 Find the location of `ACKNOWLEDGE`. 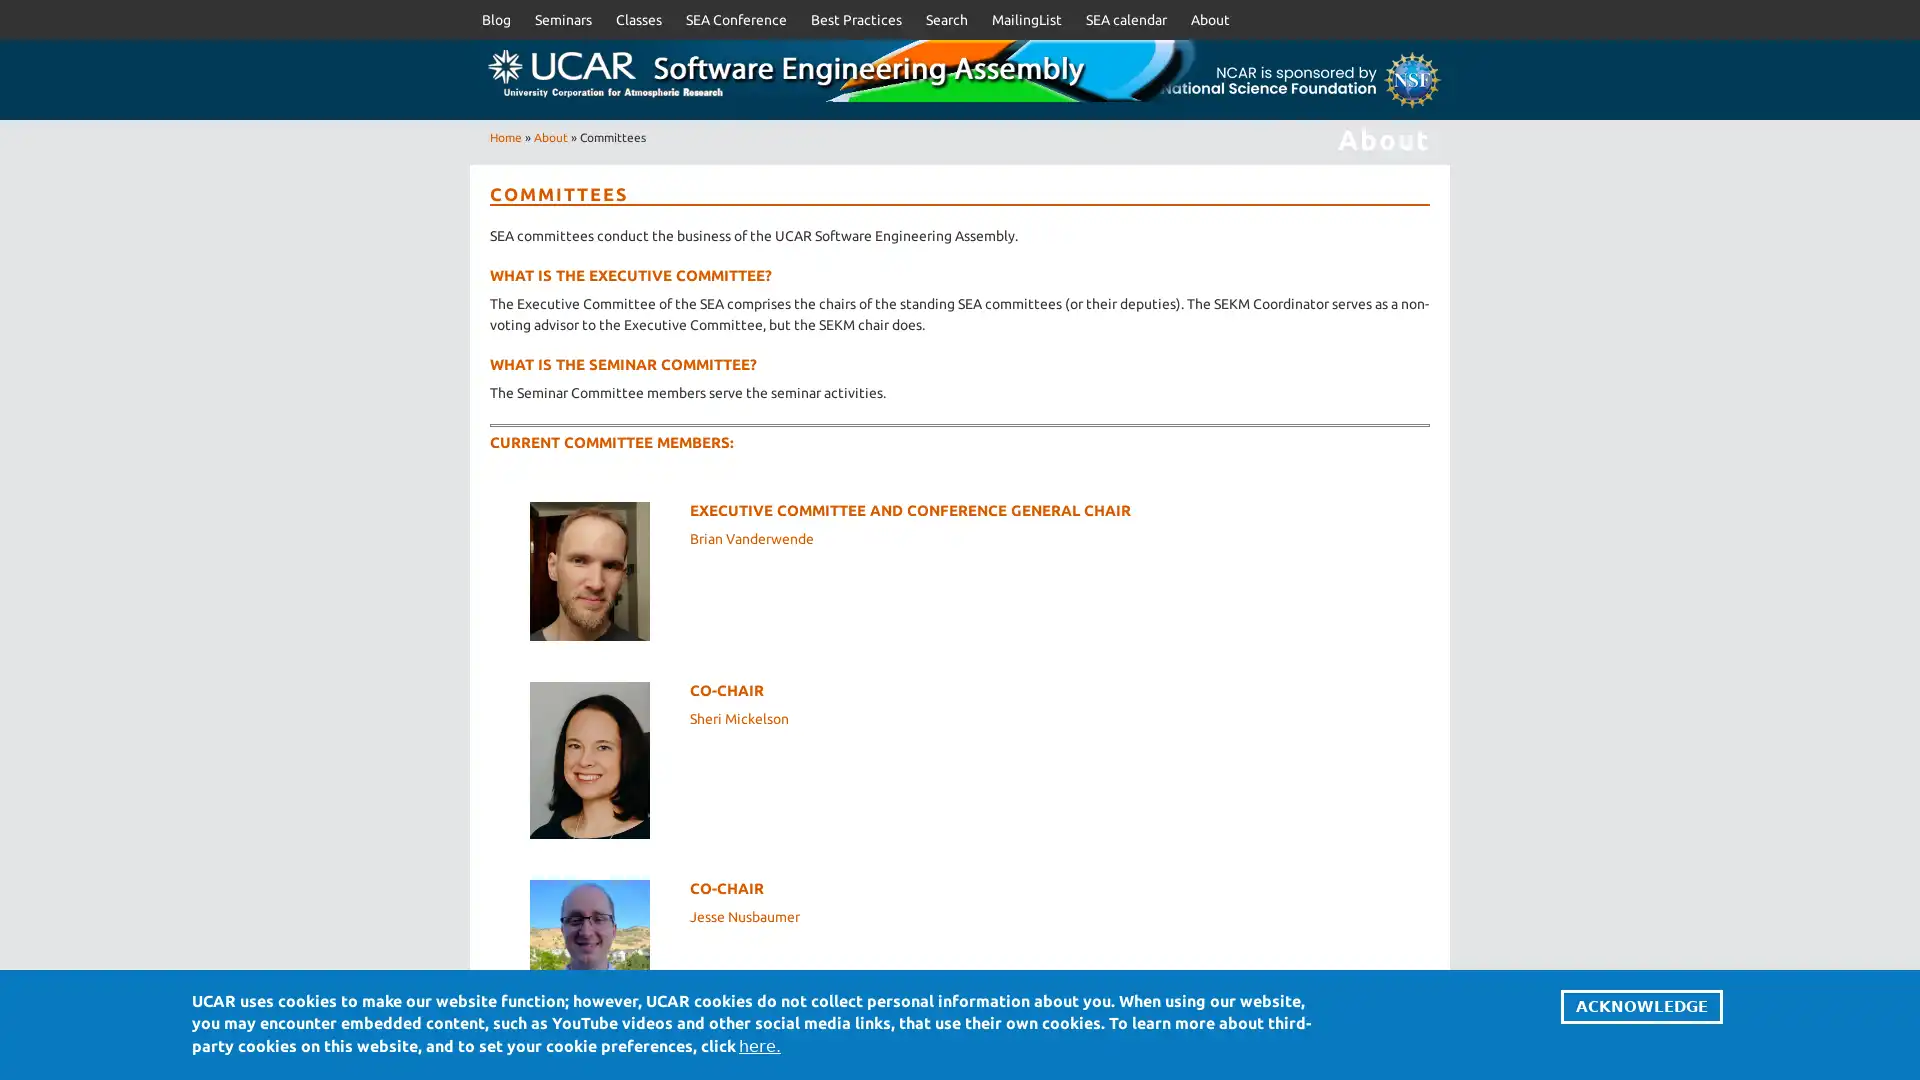

ACKNOWLEDGE is located at coordinates (1641, 1006).